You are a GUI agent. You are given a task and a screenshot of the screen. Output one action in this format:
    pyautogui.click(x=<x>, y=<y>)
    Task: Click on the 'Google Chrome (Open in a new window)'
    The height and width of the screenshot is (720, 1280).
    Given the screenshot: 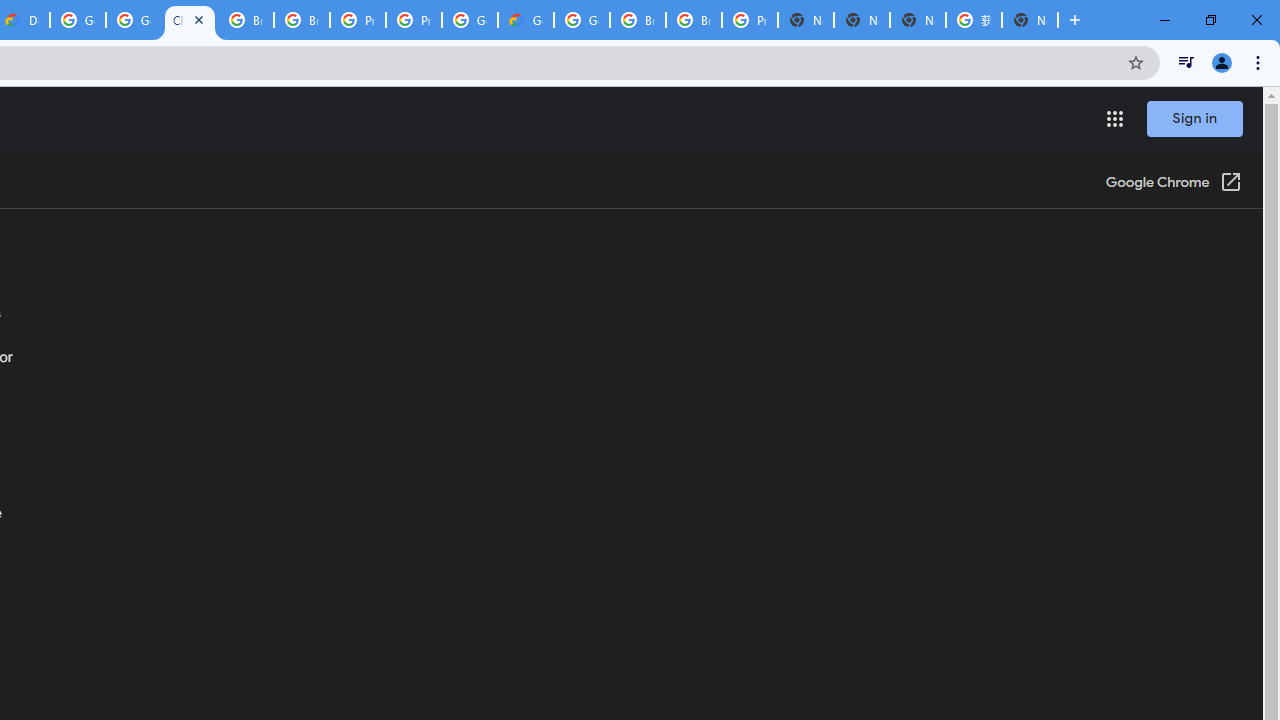 What is the action you would take?
    pyautogui.click(x=1173, y=183)
    